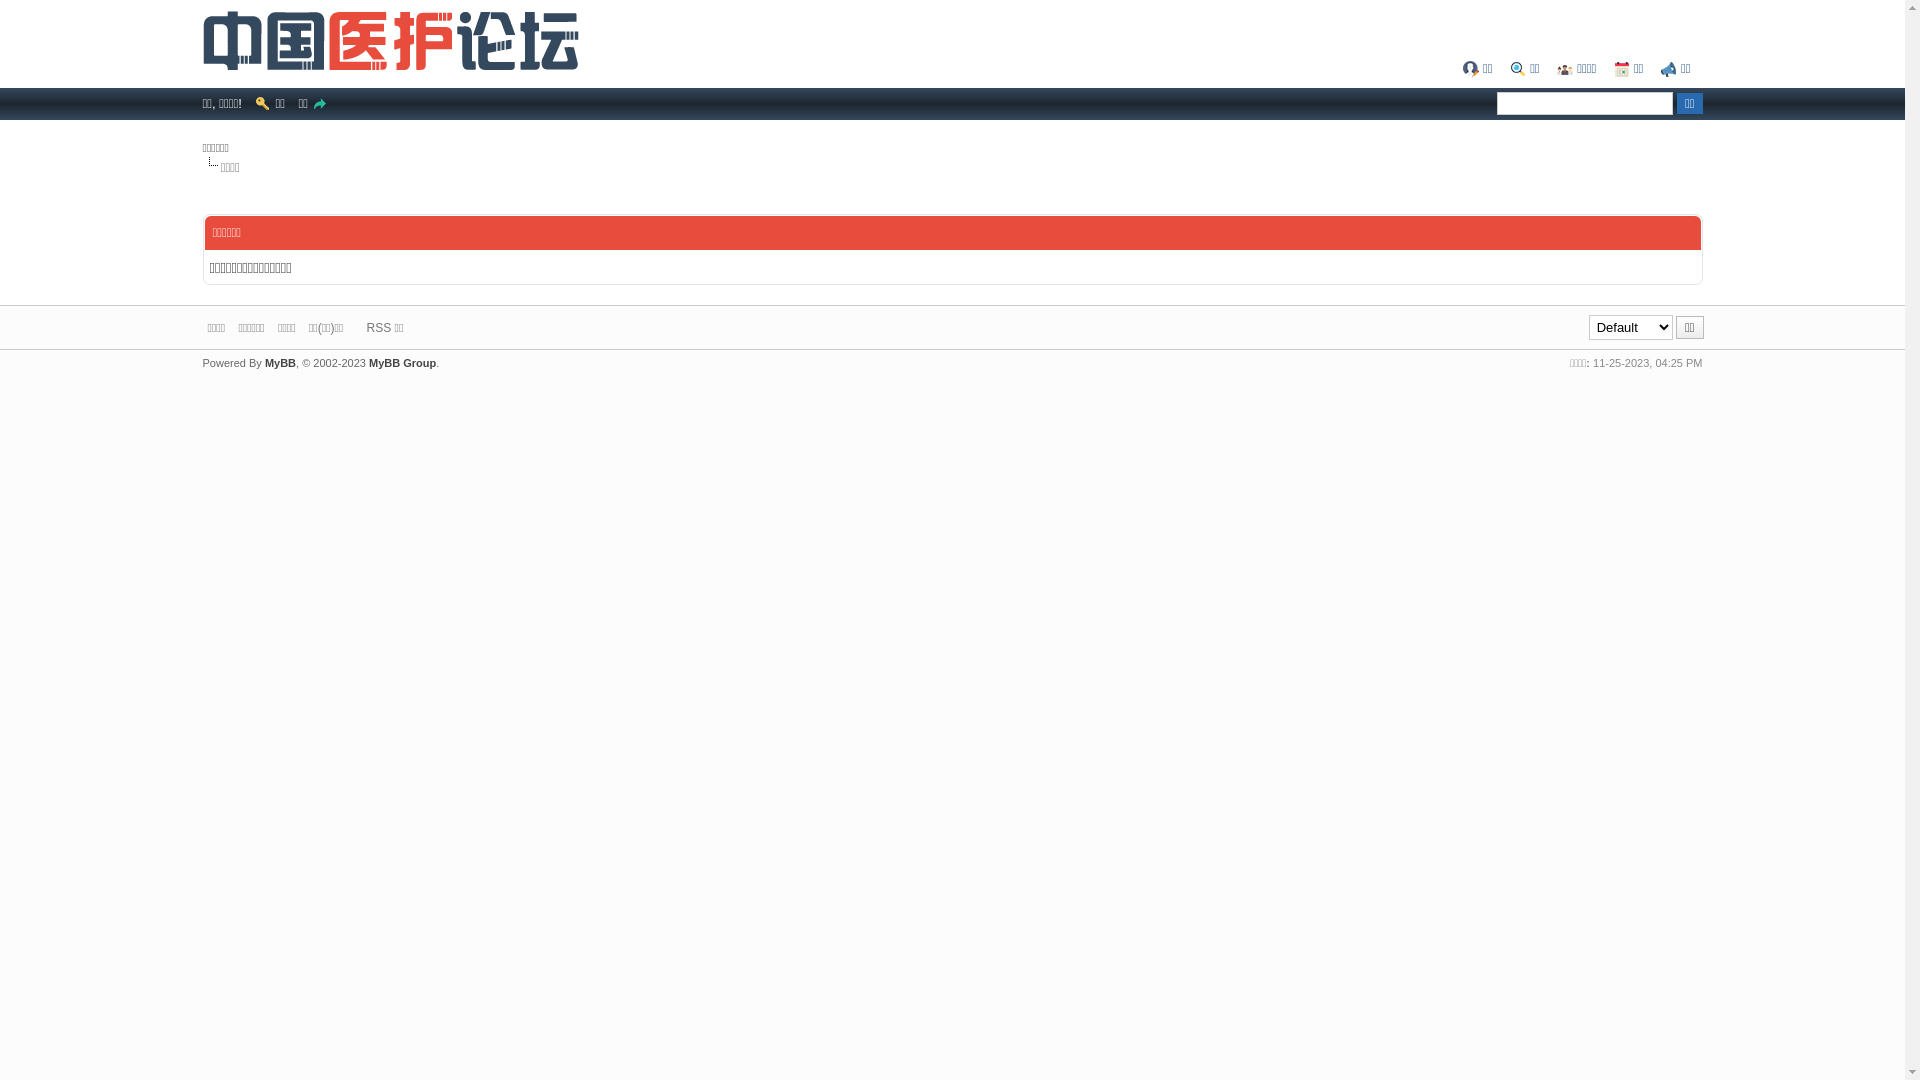  I want to click on 'MyBB', so click(279, 362).